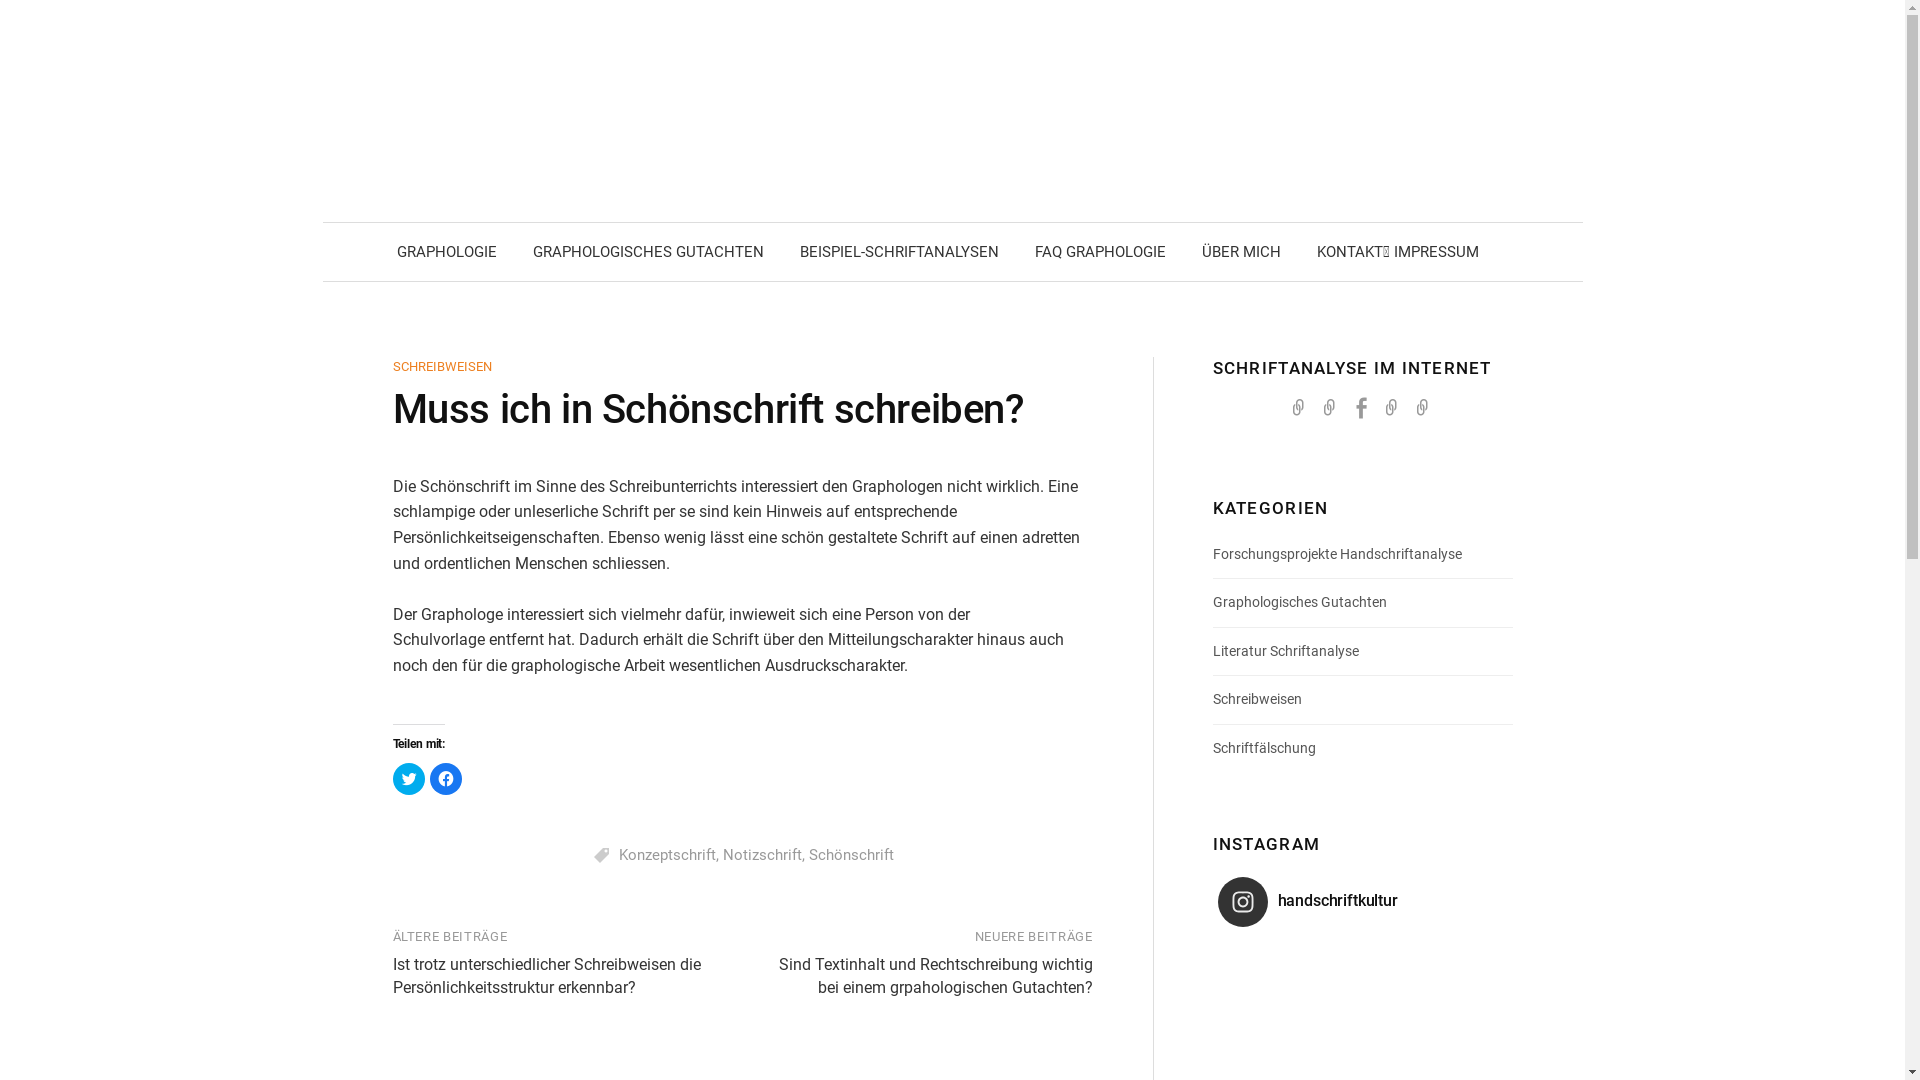 The image size is (1920, 1080). I want to click on 'Konzeptschrift', so click(667, 855).